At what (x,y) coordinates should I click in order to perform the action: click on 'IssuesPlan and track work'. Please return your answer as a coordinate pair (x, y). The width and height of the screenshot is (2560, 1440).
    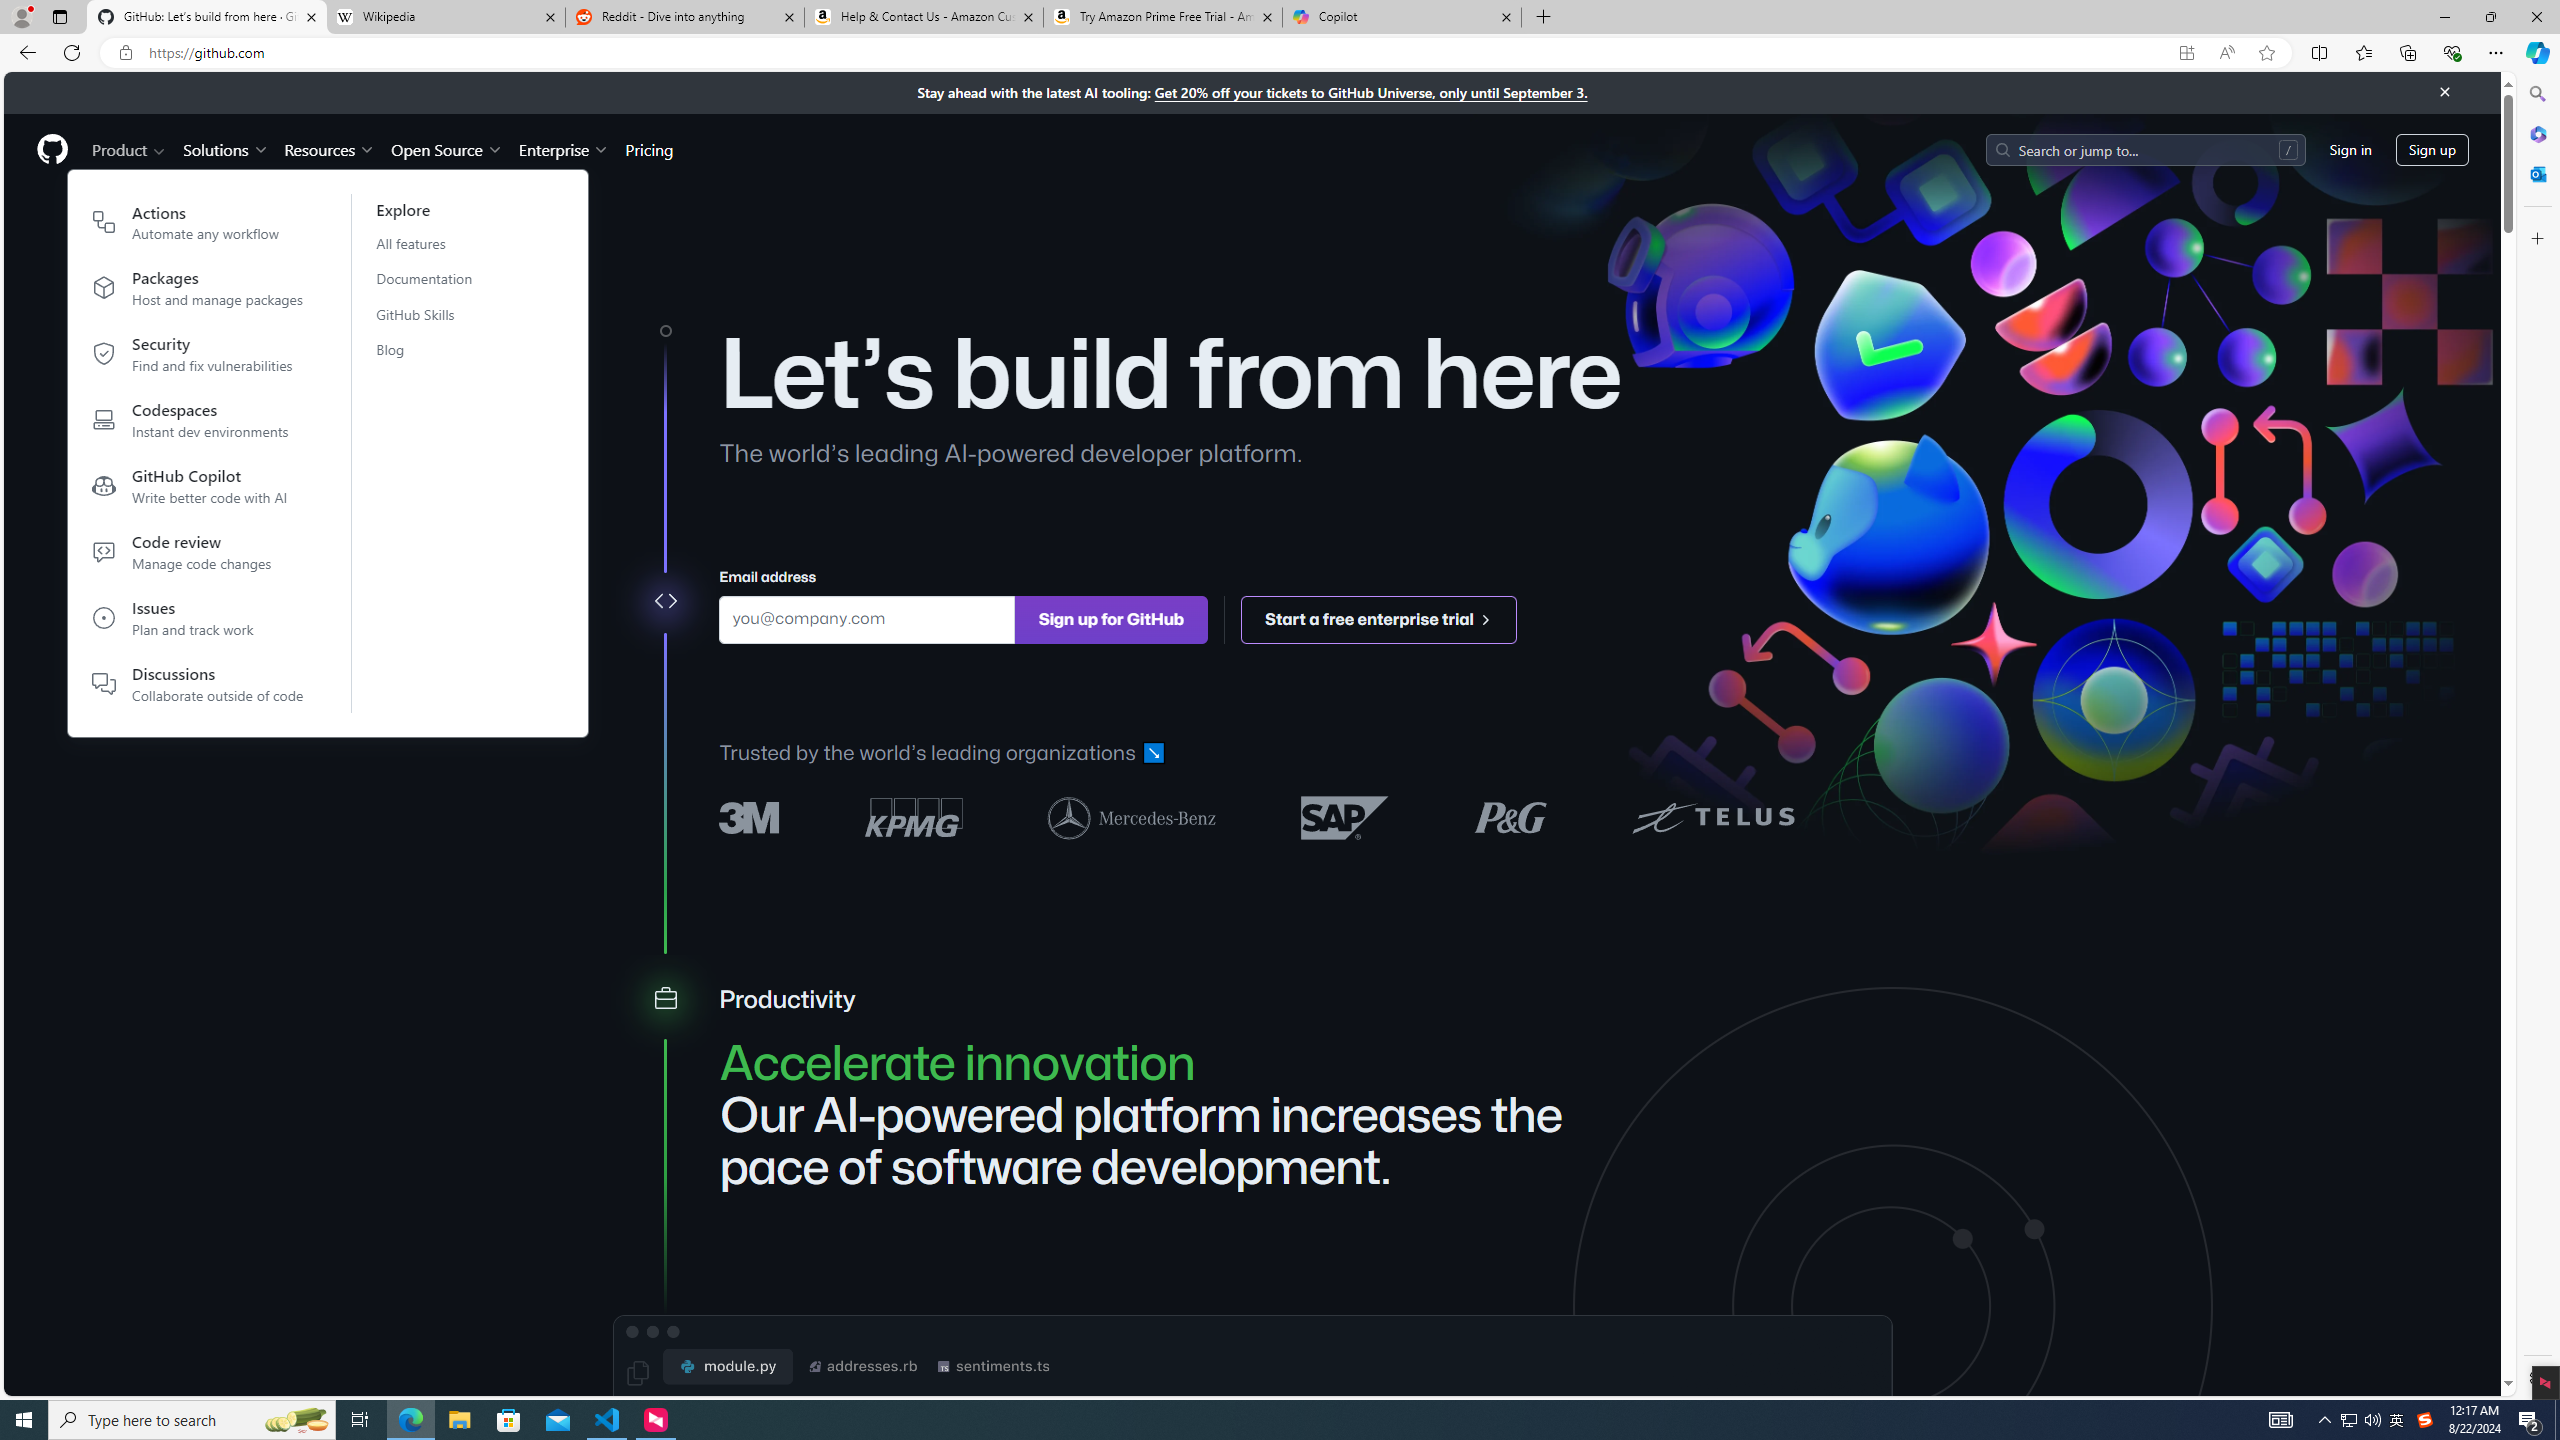
    Looking at the image, I should click on (197, 621).